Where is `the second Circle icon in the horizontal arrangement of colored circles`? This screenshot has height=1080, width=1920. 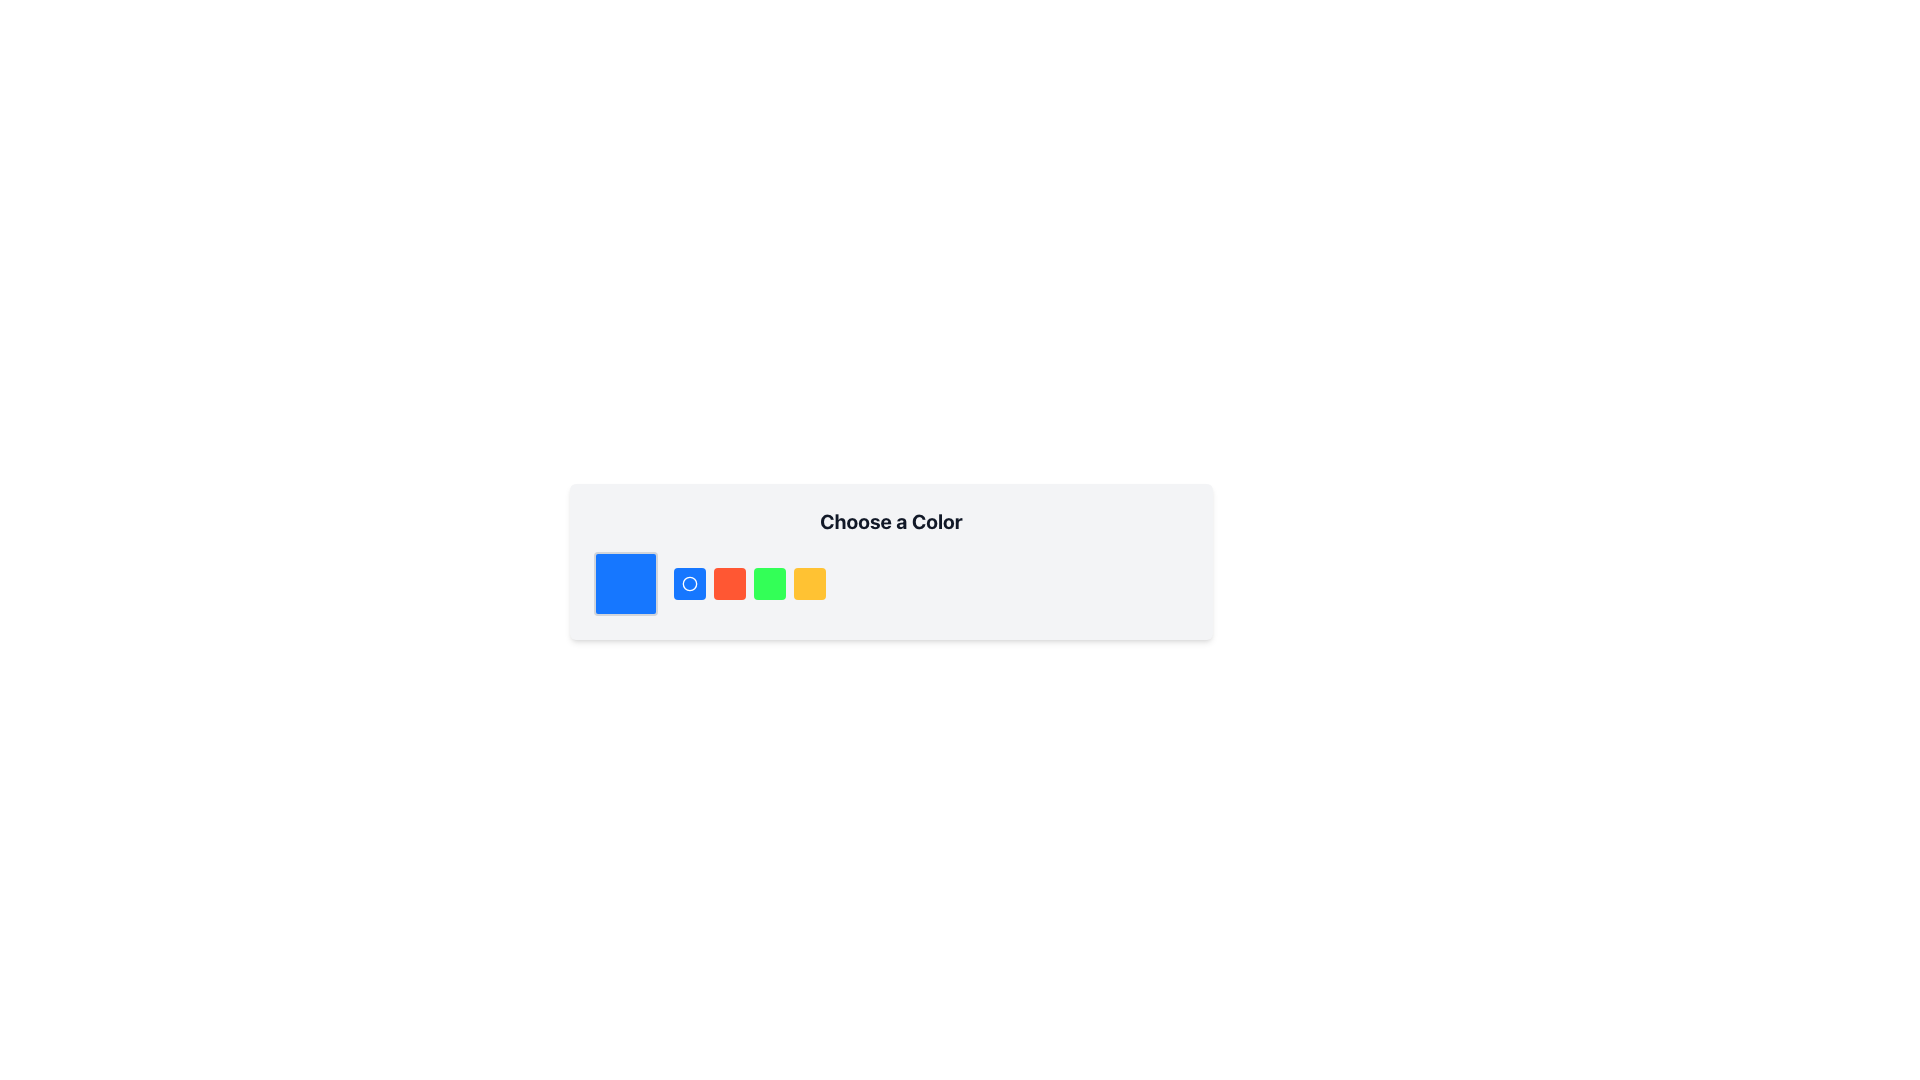 the second Circle icon in the horizontal arrangement of colored circles is located at coordinates (690, 583).